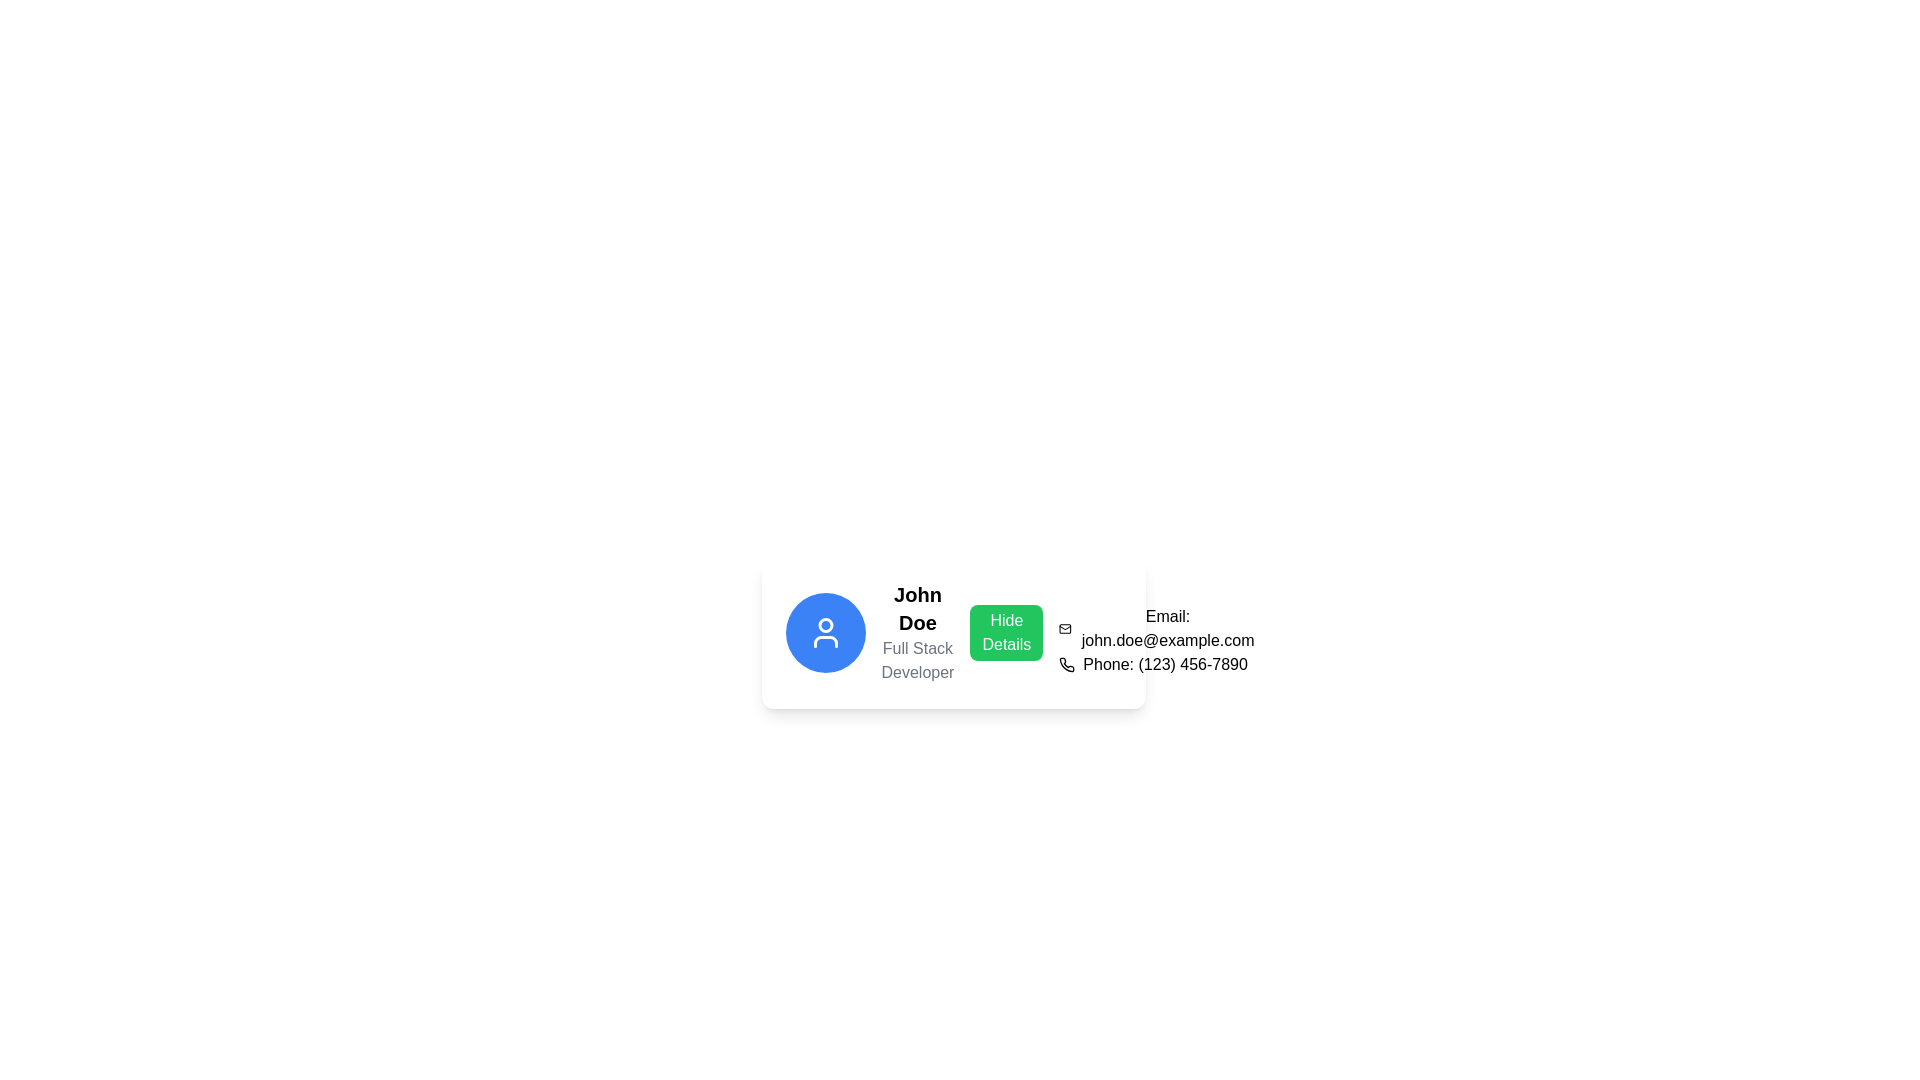  What do you see at coordinates (1066, 664) in the screenshot?
I see `the telephone icon located at the bottom-center of the layout, which visually represents a contact phone and is adjacent to a phone number` at bounding box center [1066, 664].